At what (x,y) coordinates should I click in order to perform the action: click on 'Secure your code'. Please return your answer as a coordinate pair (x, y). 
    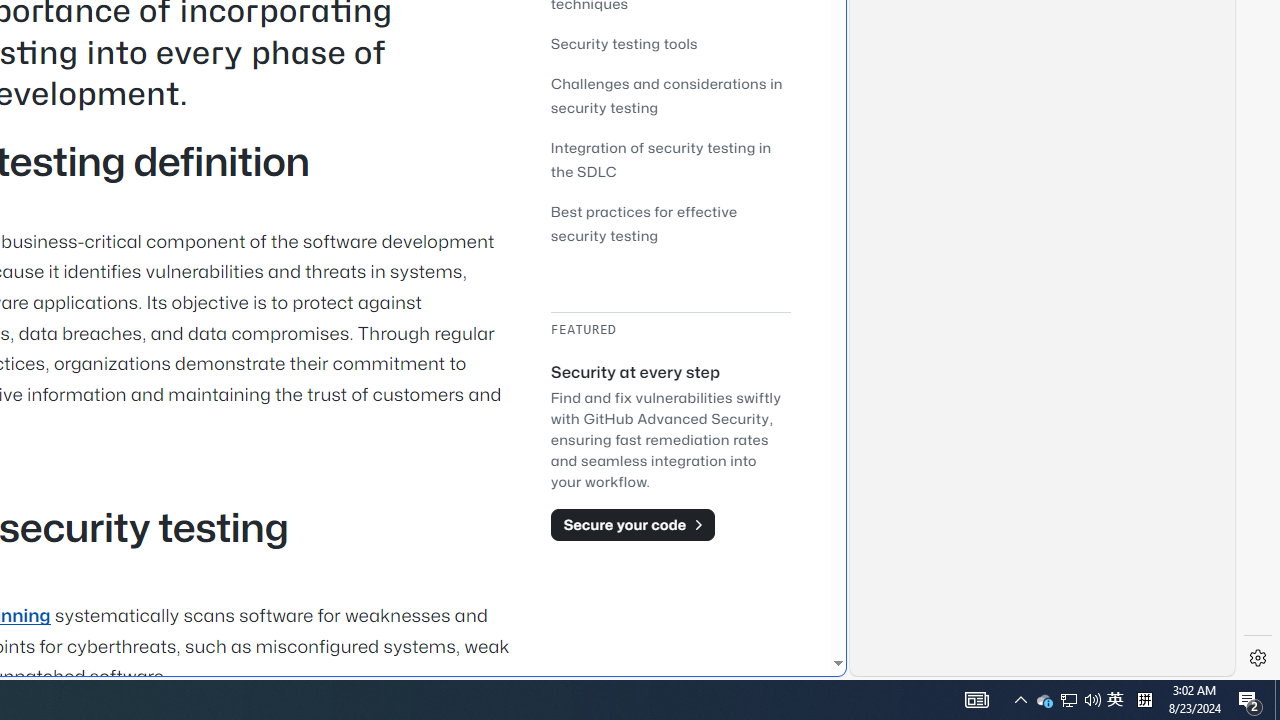
    Looking at the image, I should click on (631, 523).